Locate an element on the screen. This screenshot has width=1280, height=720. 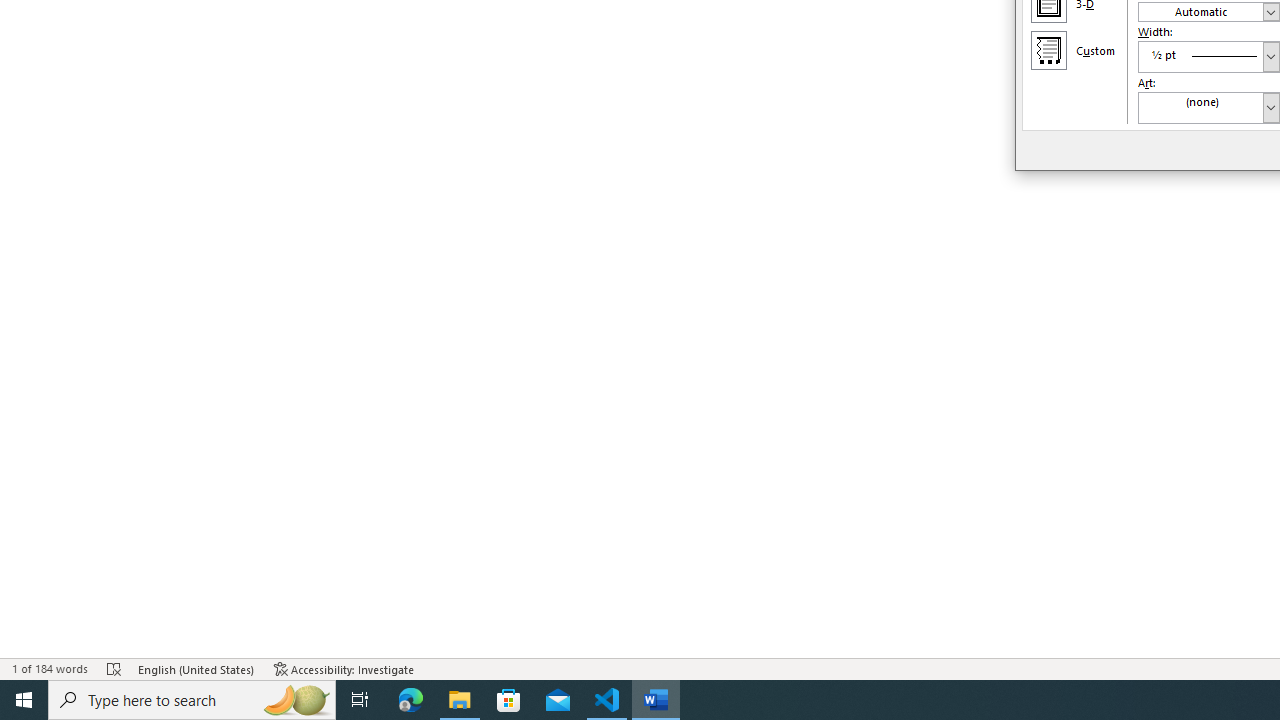
'Start' is located at coordinates (24, 698).